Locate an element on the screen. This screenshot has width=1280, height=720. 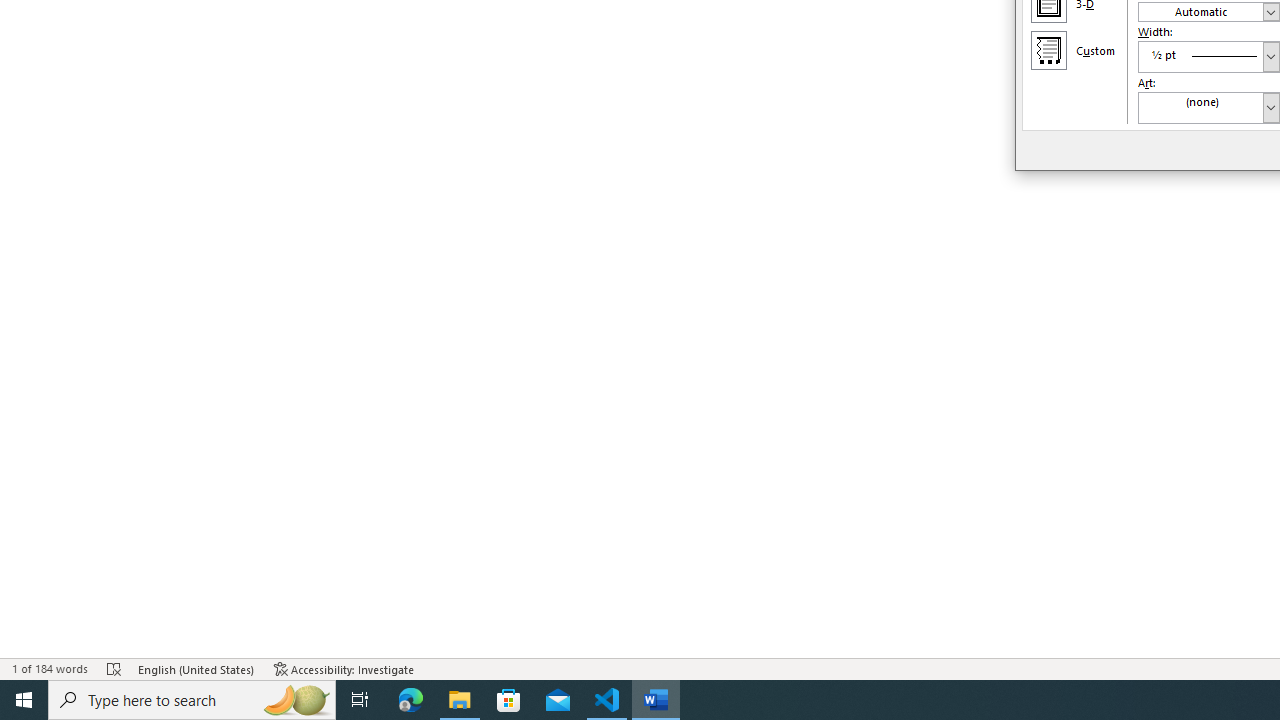
'Start' is located at coordinates (24, 698).